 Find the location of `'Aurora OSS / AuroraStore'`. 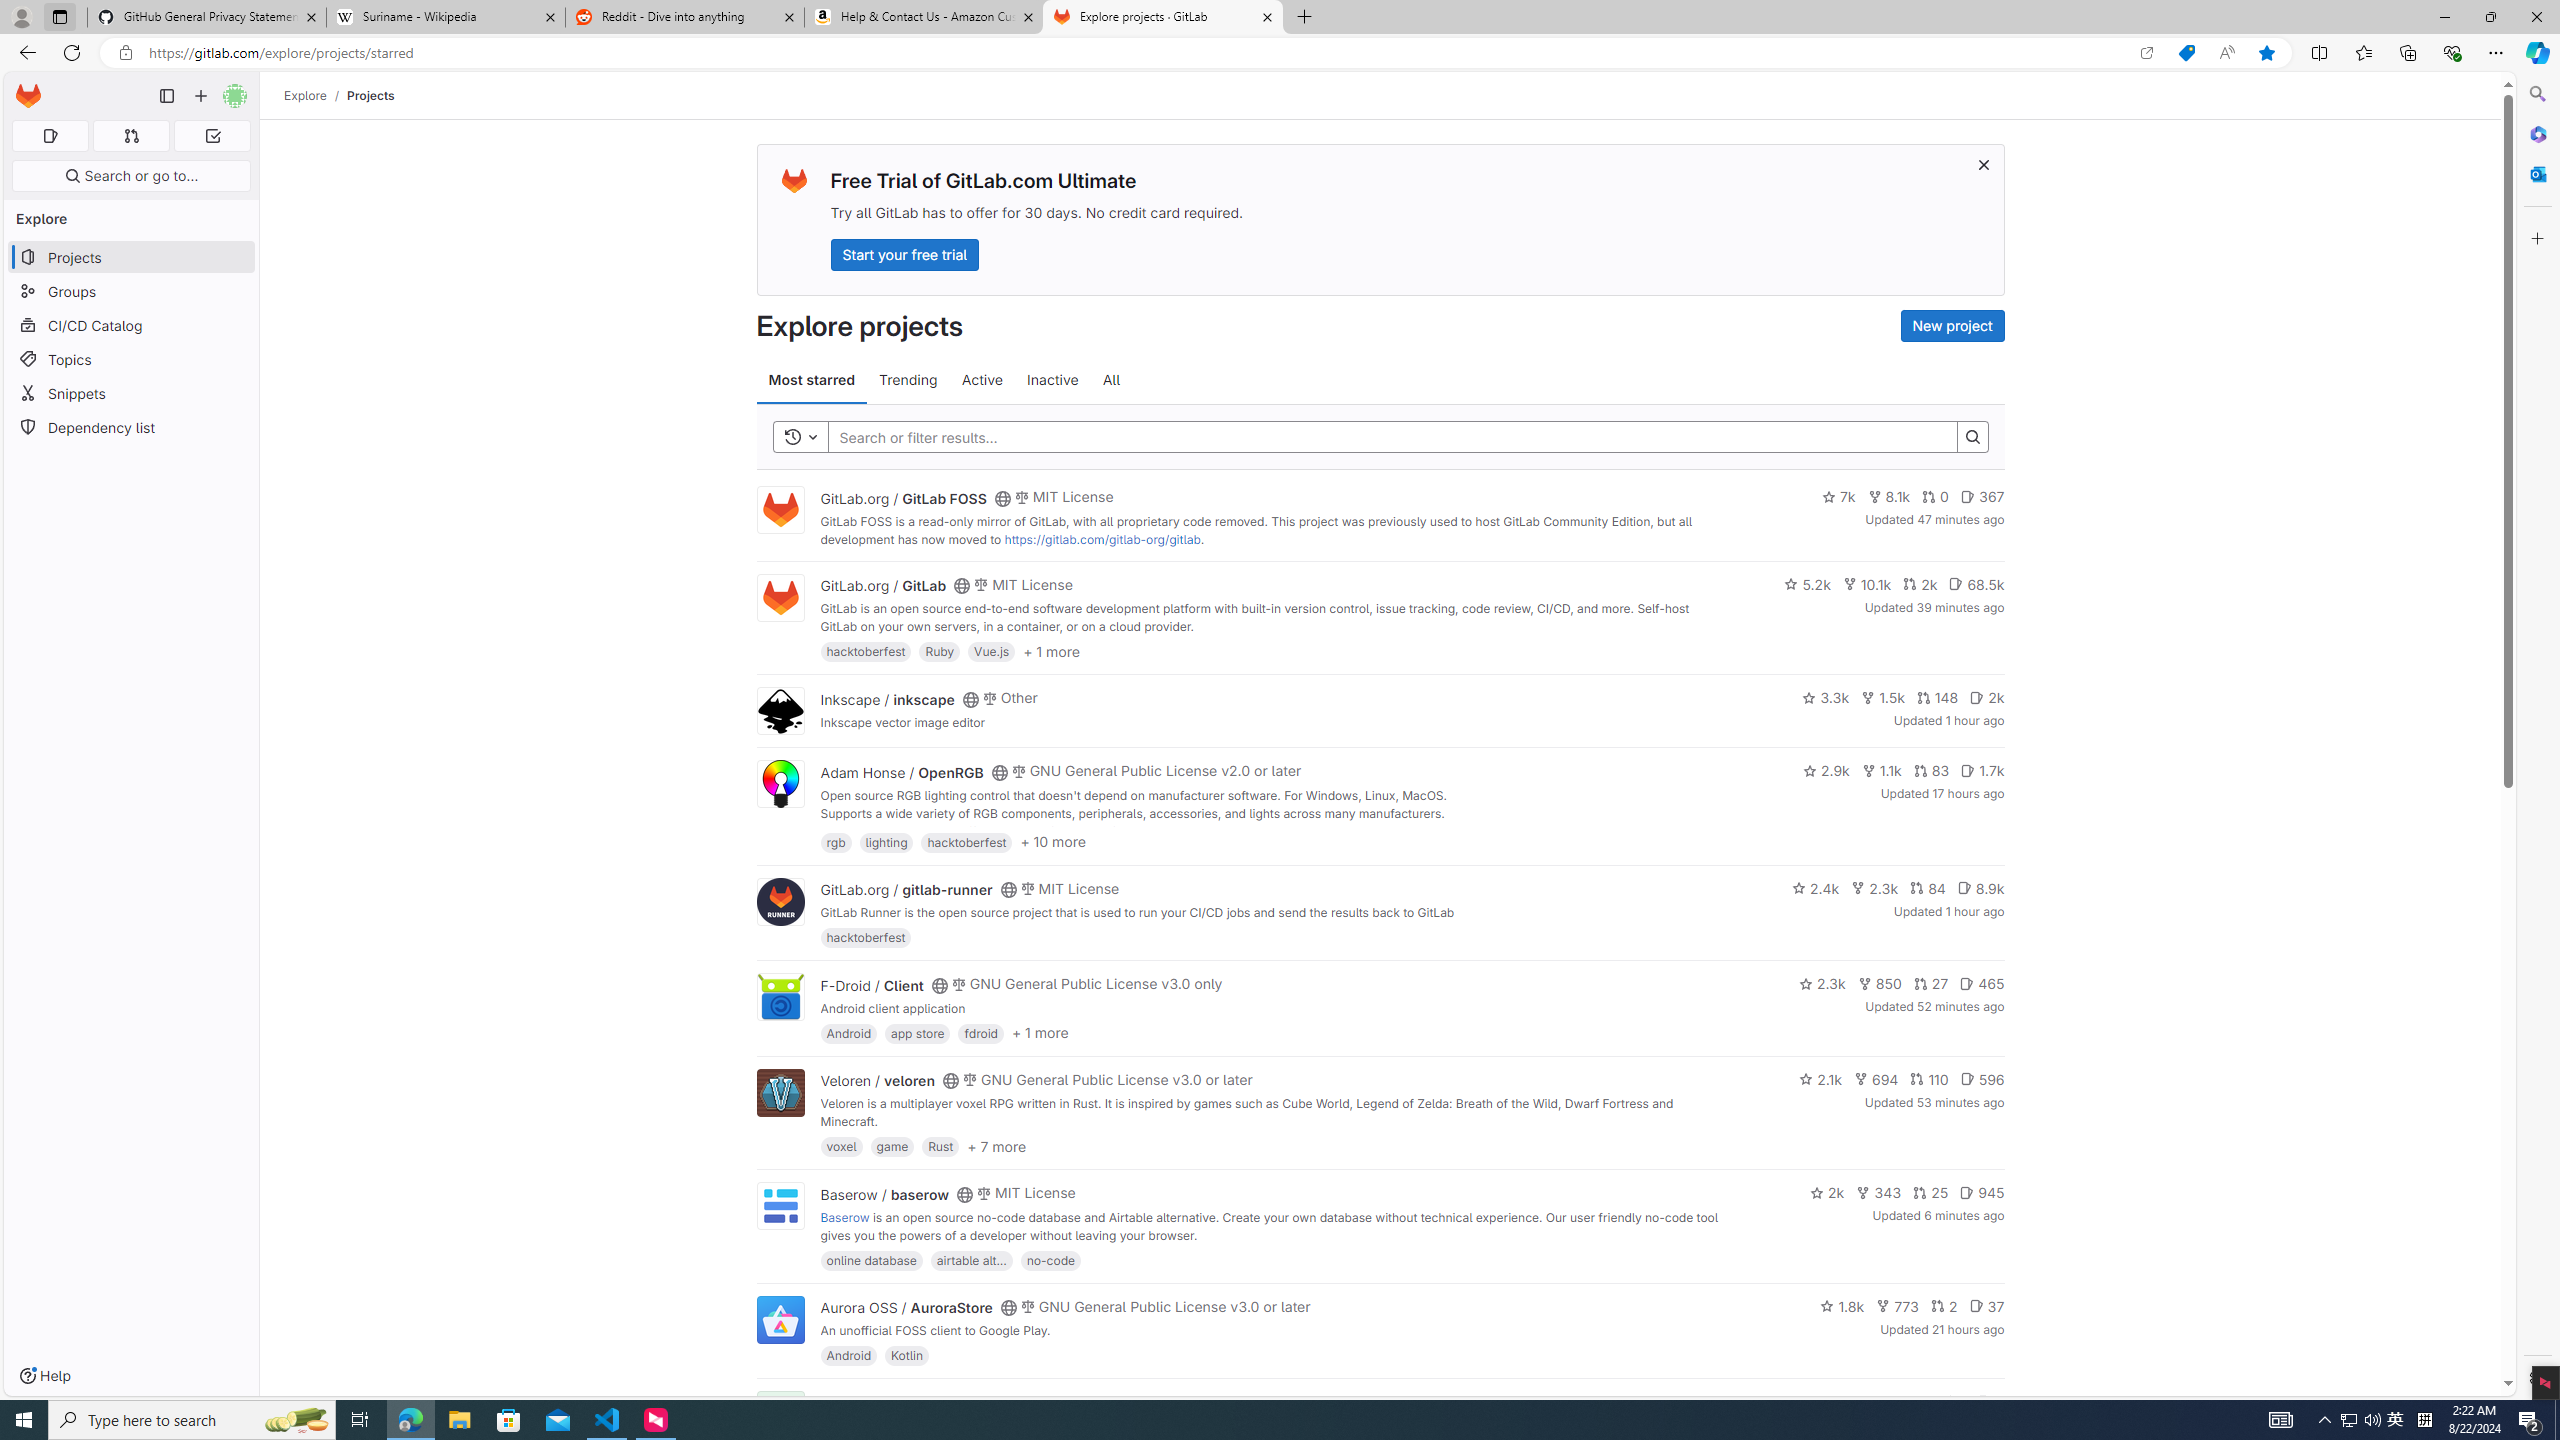

'Aurora OSS / AuroraStore' is located at coordinates (905, 1307).